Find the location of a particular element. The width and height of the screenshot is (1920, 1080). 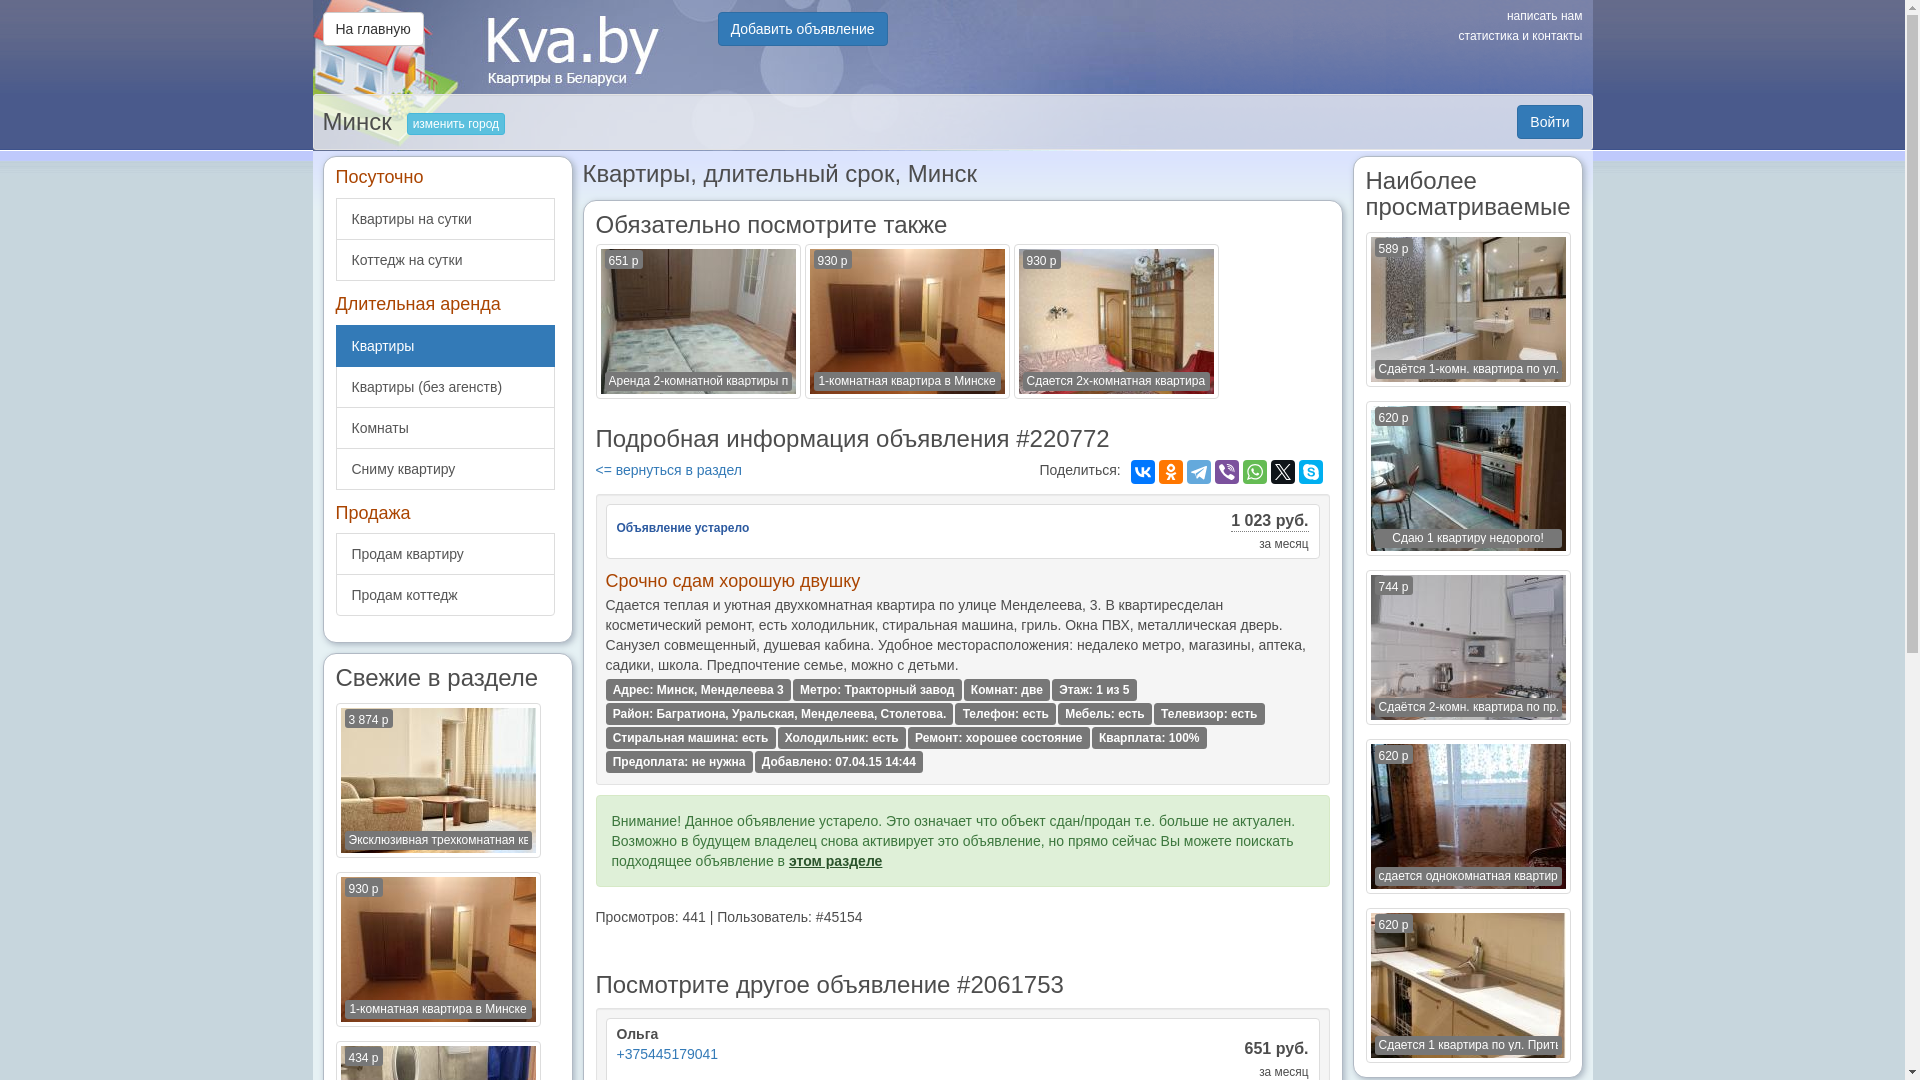

'Telegram' is located at coordinates (1186, 471).